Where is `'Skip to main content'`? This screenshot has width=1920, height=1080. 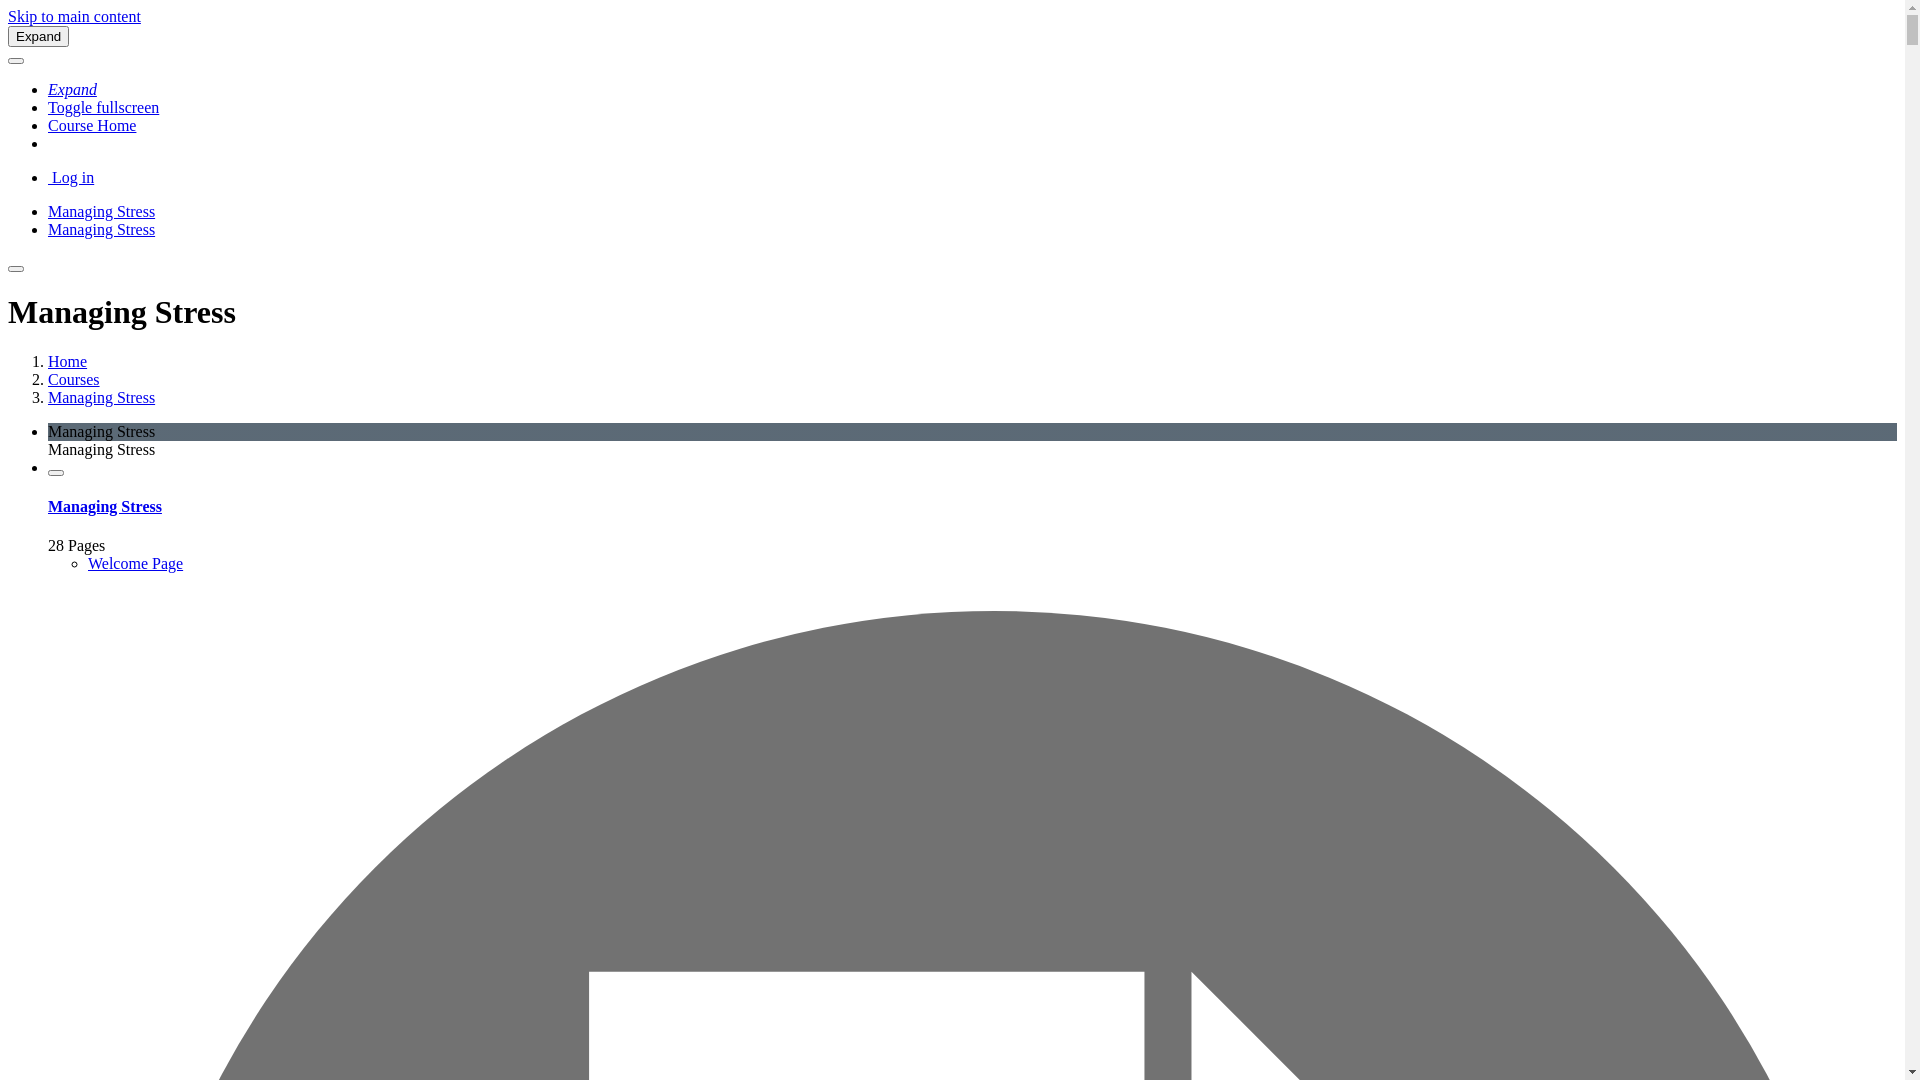
'Skip to main content' is located at coordinates (74, 16).